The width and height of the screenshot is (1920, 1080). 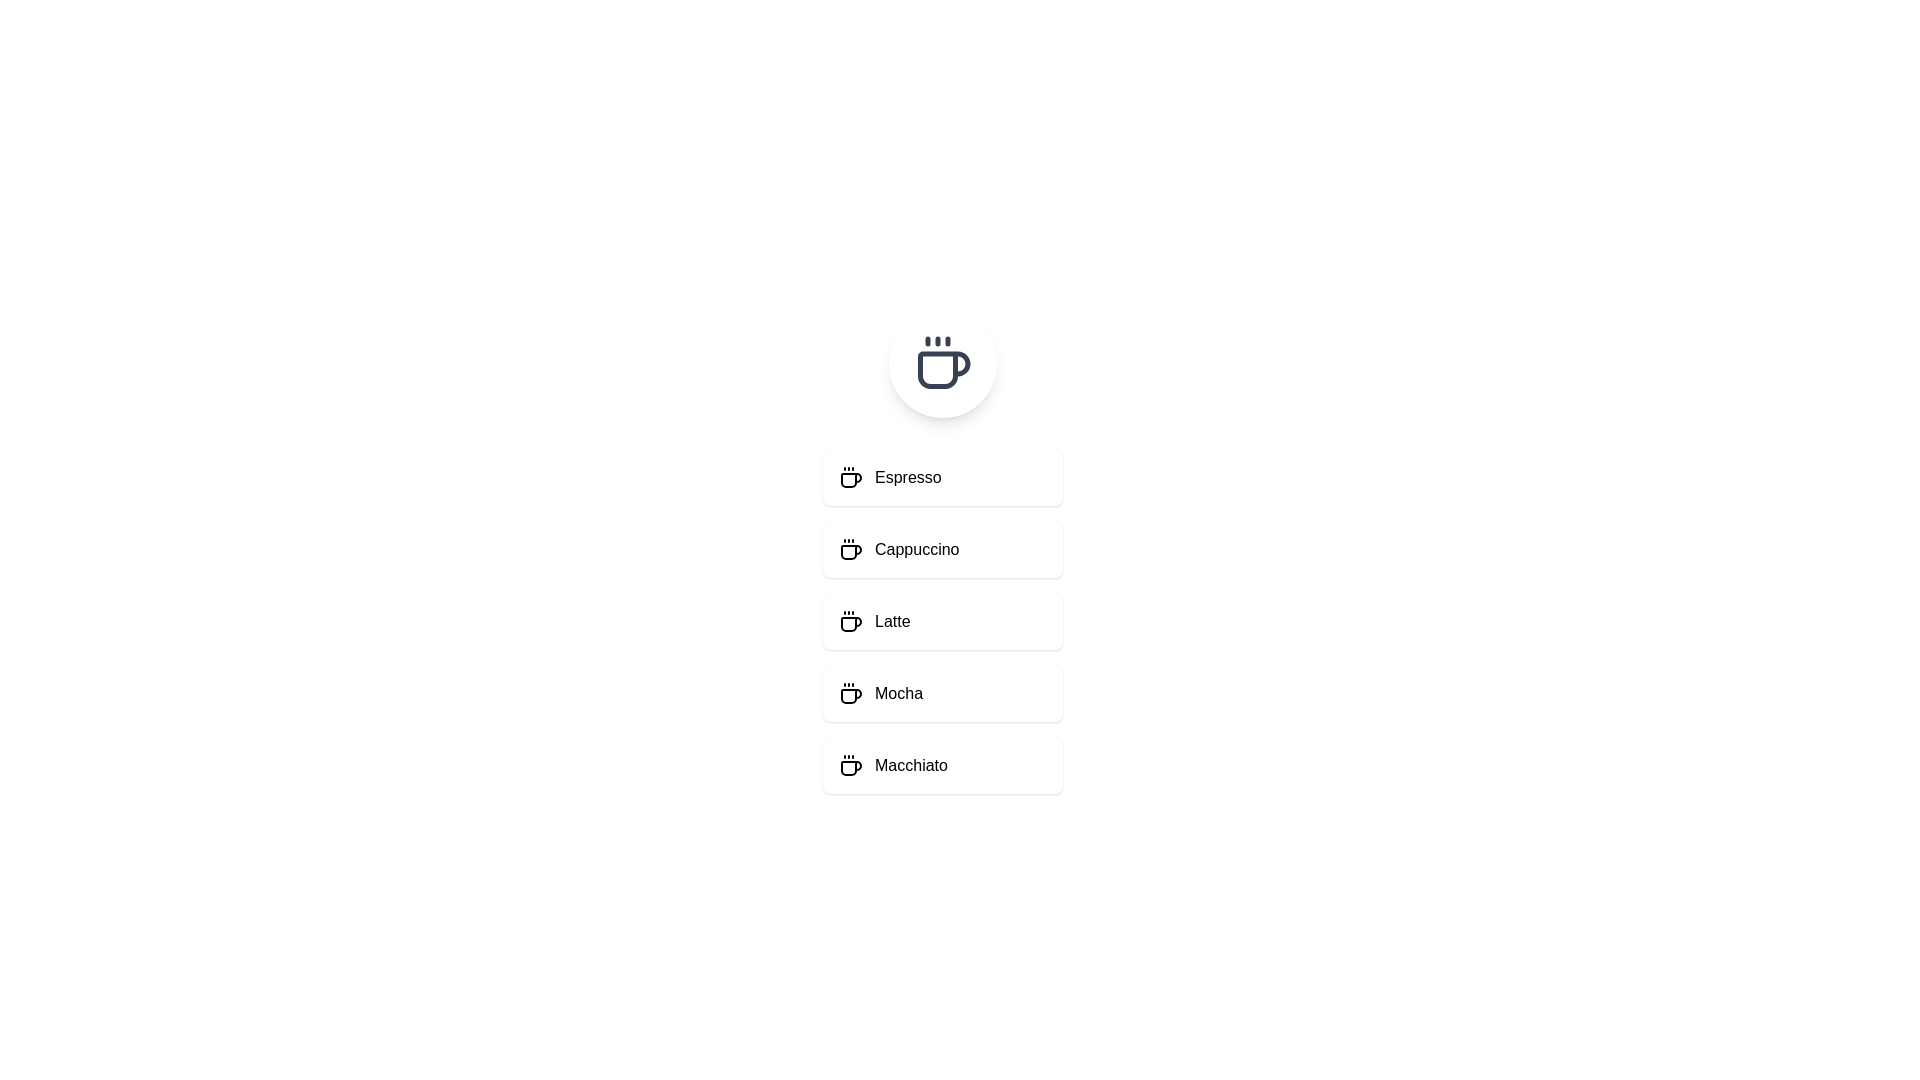 I want to click on the menu item Macchiato to select it, so click(x=941, y=765).